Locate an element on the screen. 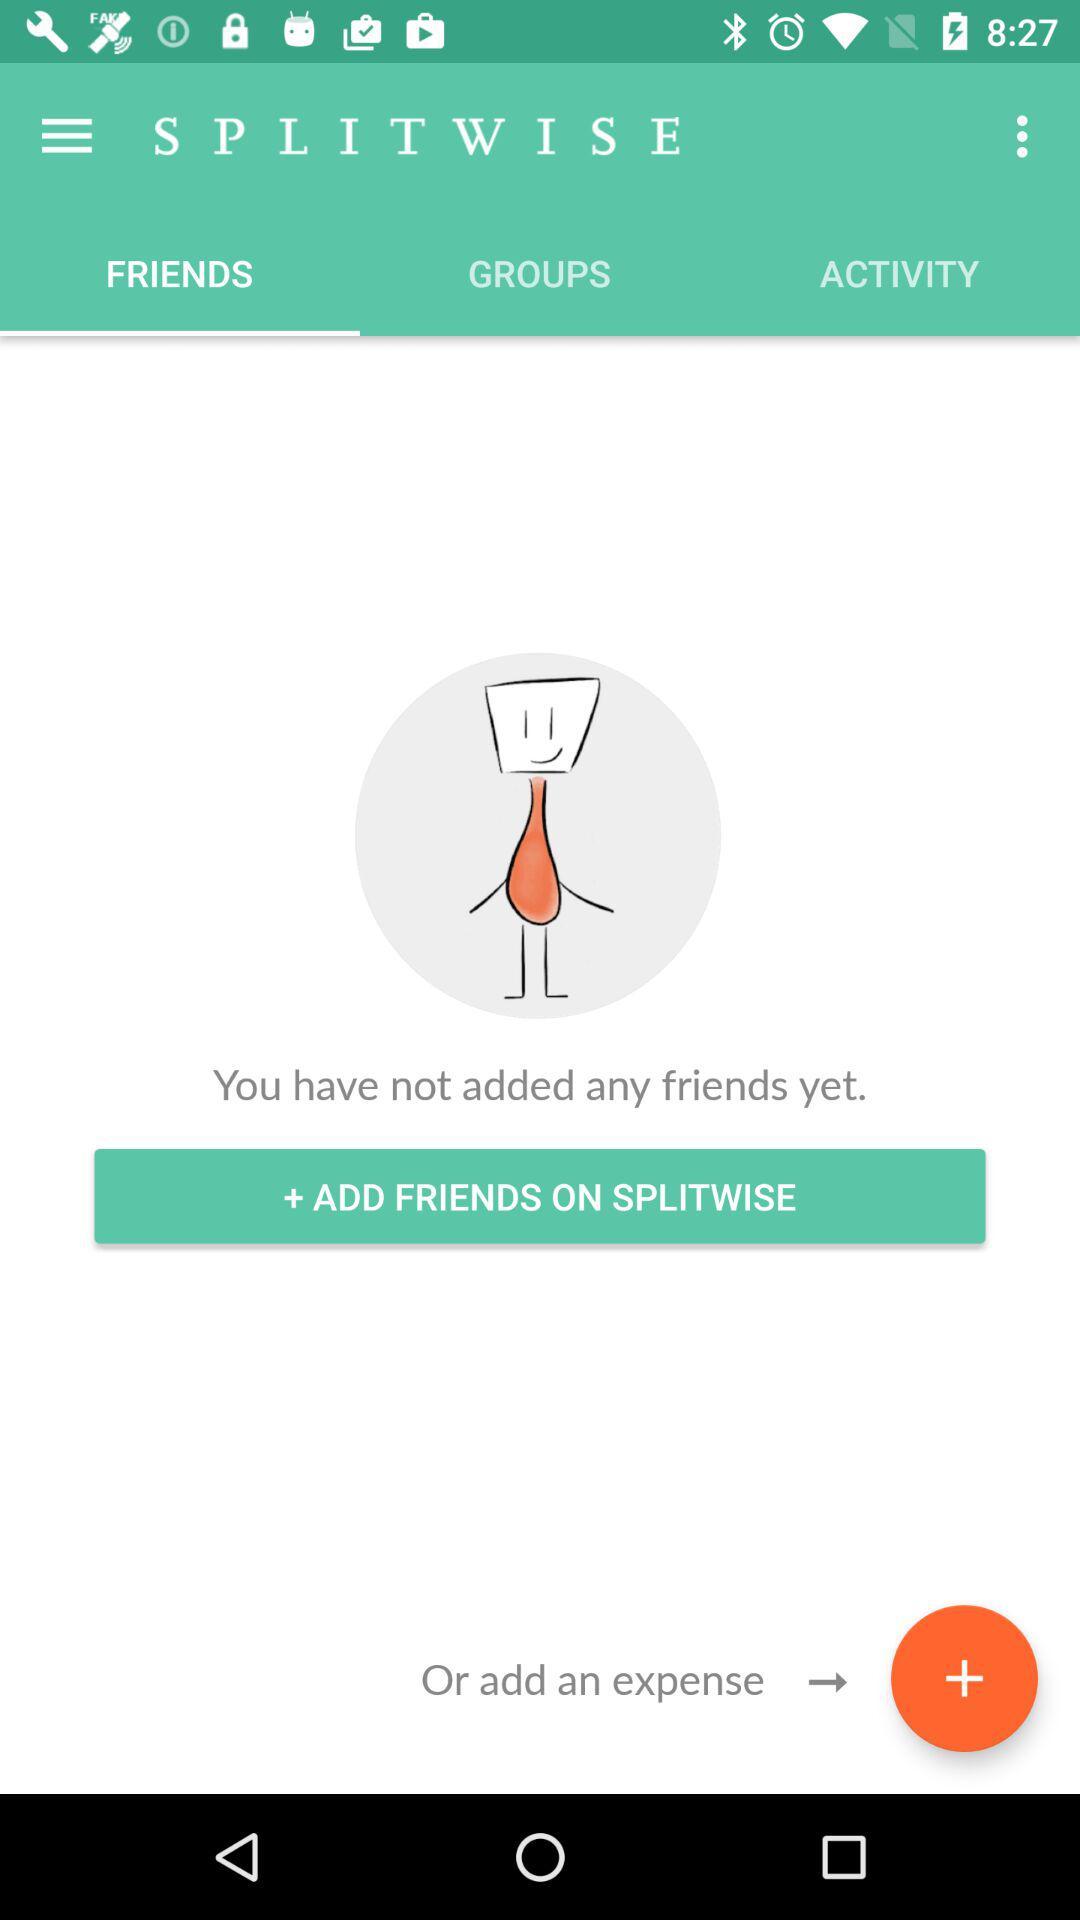 Image resolution: width=1080 pixels, height=1920 pixels. the item above the activity icon is located at coordinates (1027, 135).